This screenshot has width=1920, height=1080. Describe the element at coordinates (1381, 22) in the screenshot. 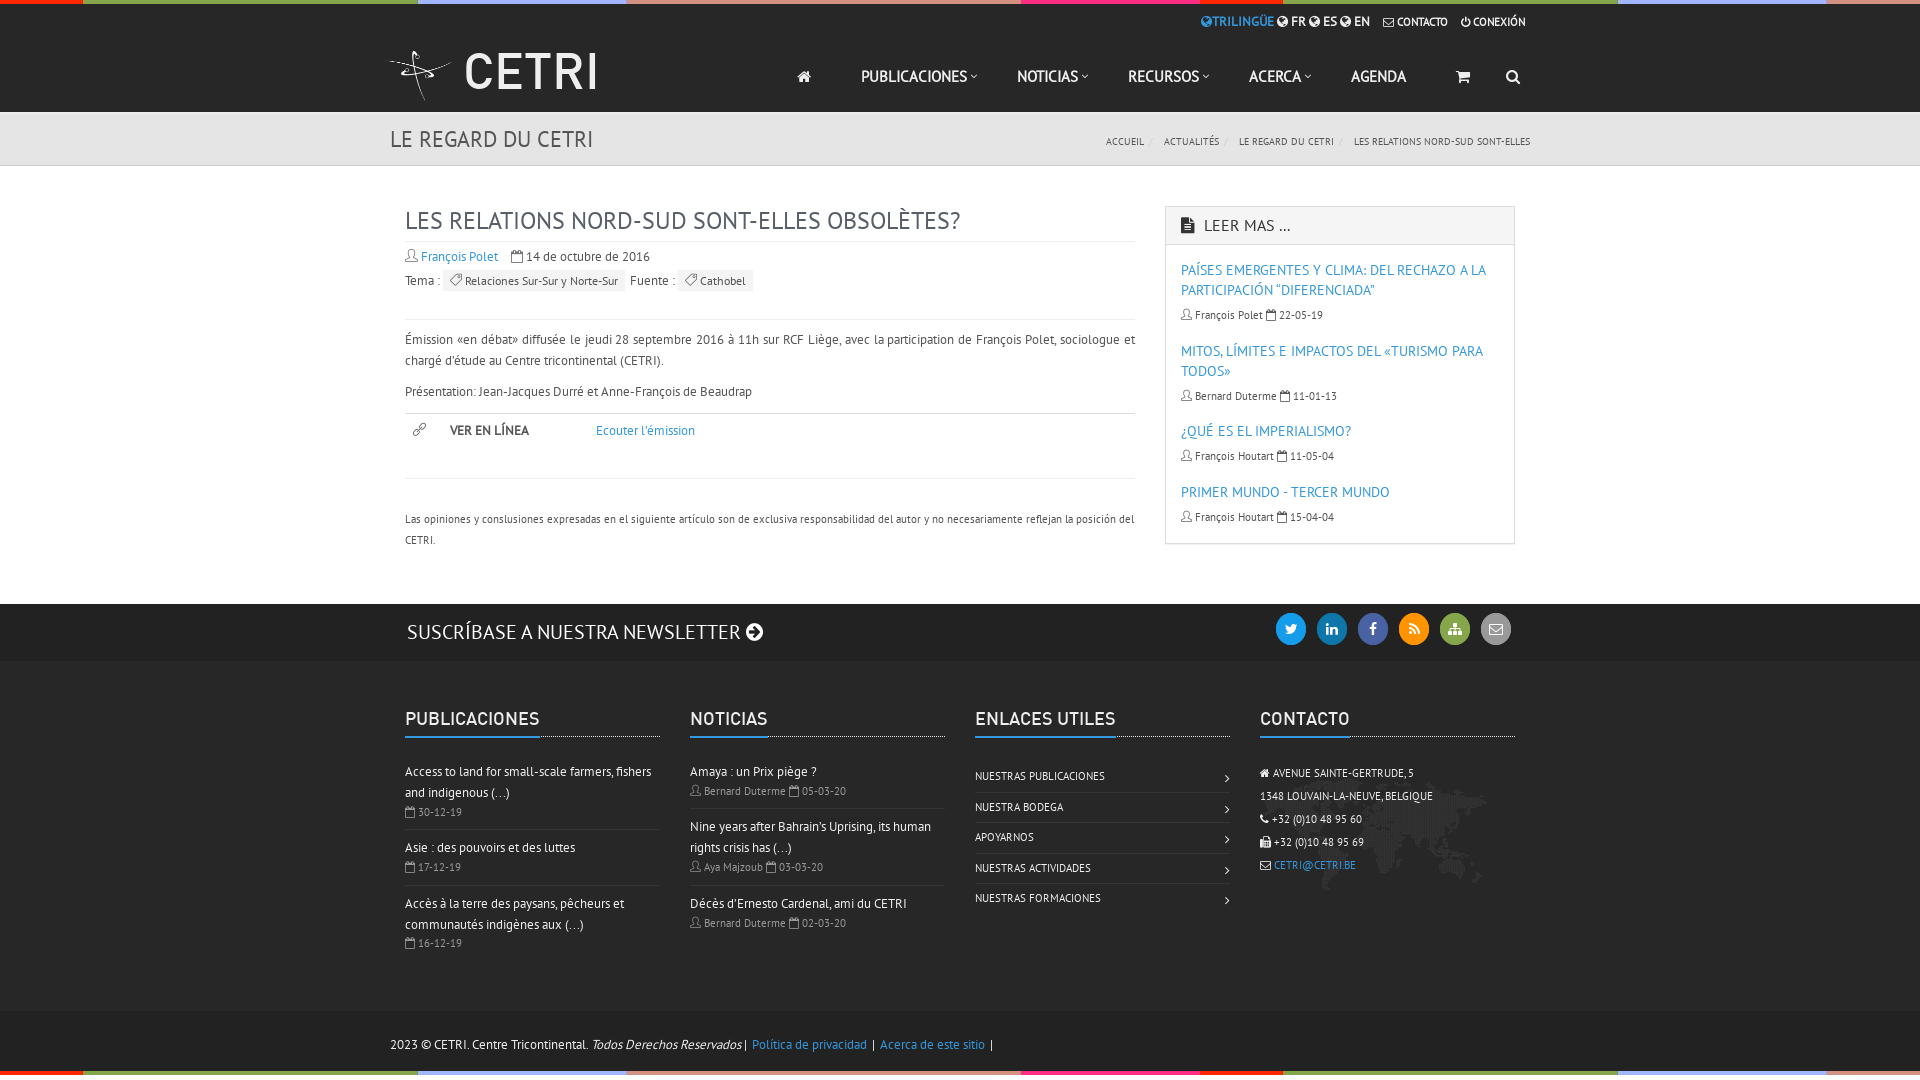

I see `'CONTACTO'` at that location.